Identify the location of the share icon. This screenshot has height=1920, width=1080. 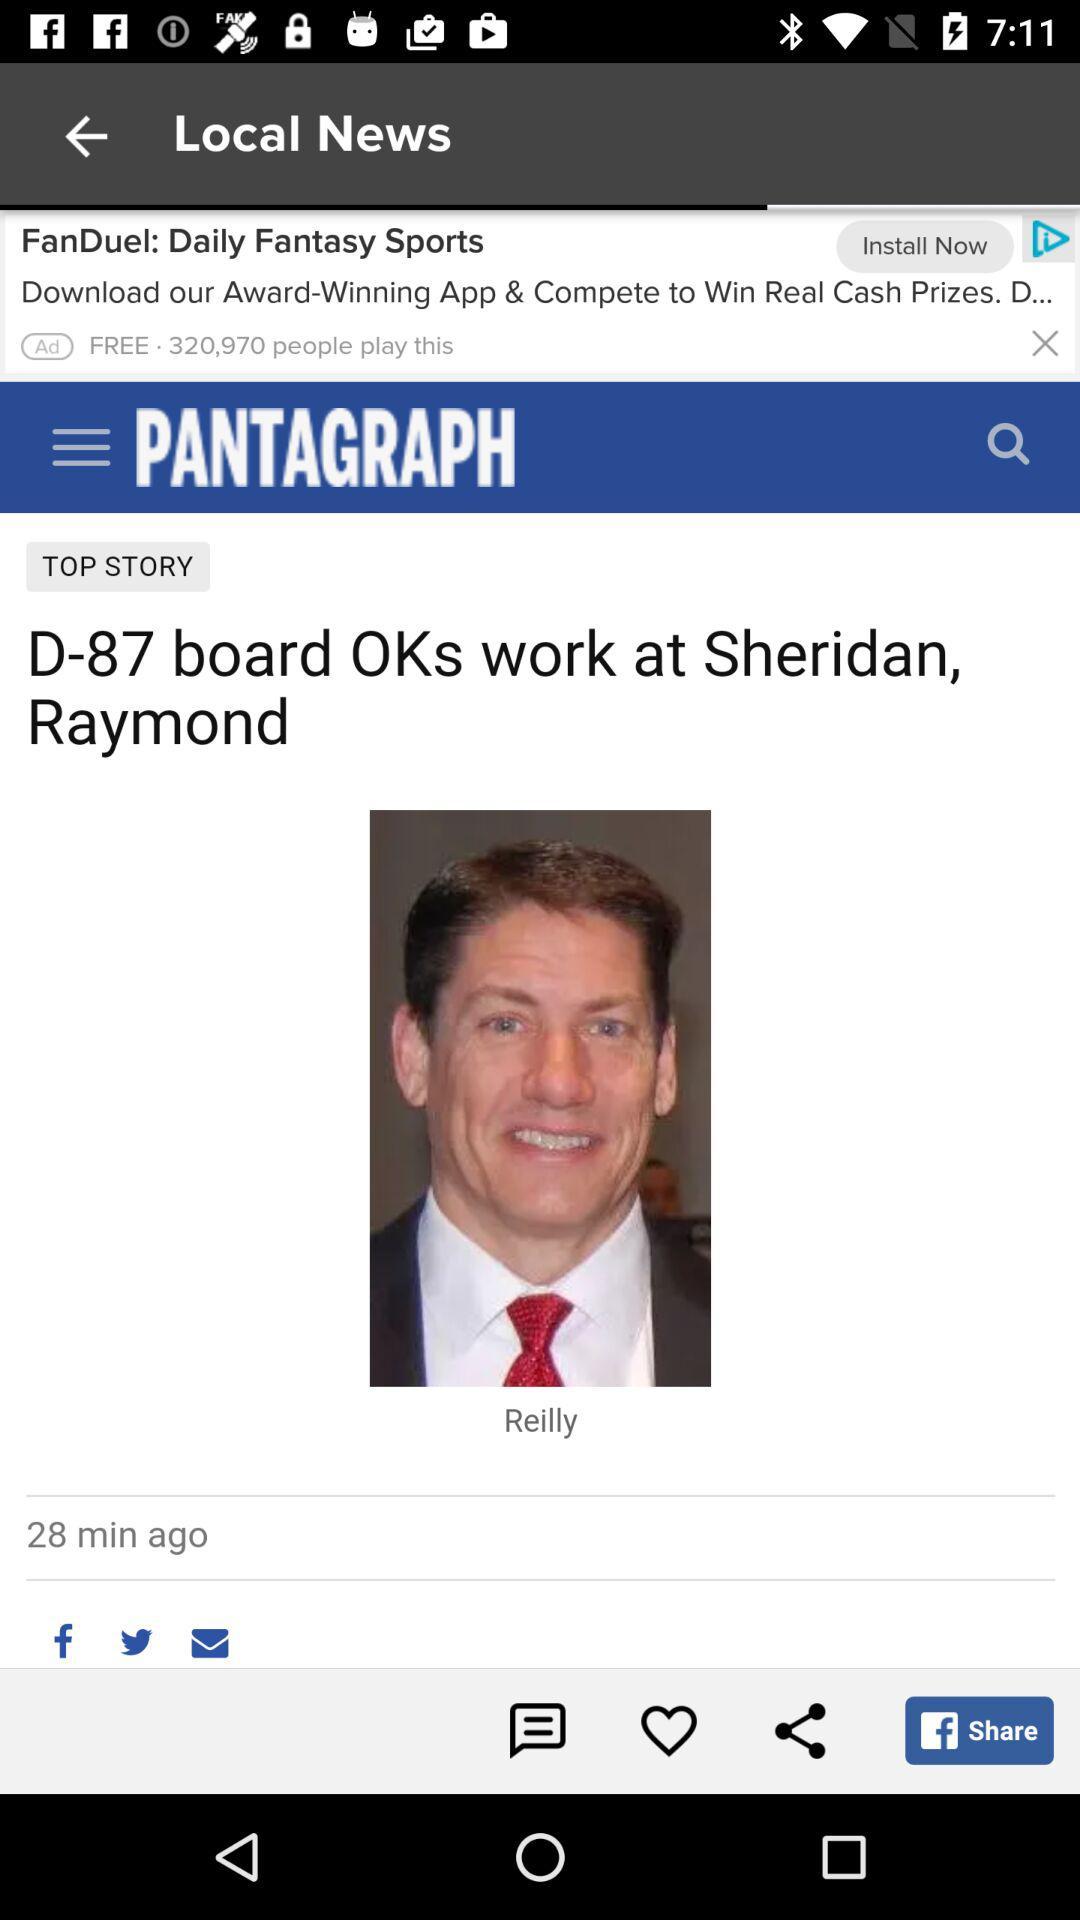
(798, 1730).